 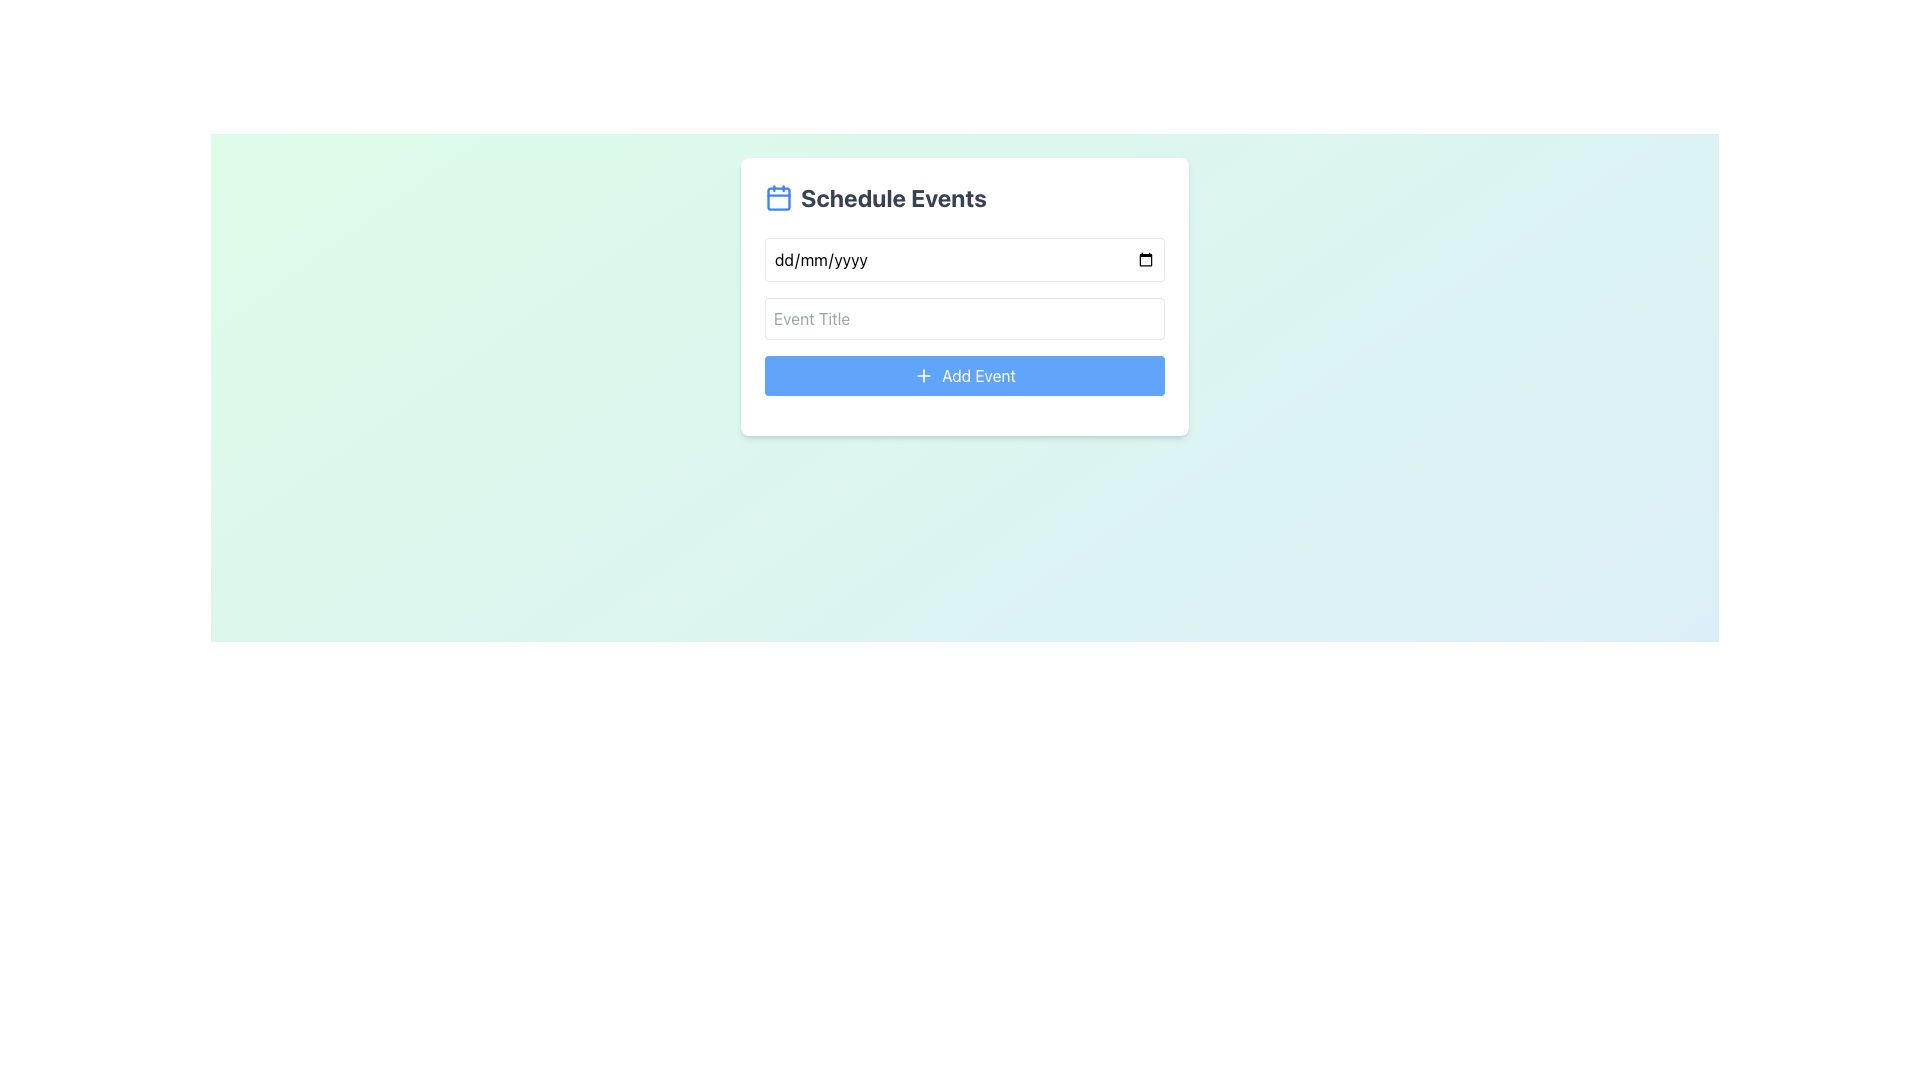 What do you see at coordinates (964, 375) in the screenshot?
I see `the 'Add Event' button, which is a bright blue button with rounded corners and white text, to change its background color` at bounding box center [964, 375].